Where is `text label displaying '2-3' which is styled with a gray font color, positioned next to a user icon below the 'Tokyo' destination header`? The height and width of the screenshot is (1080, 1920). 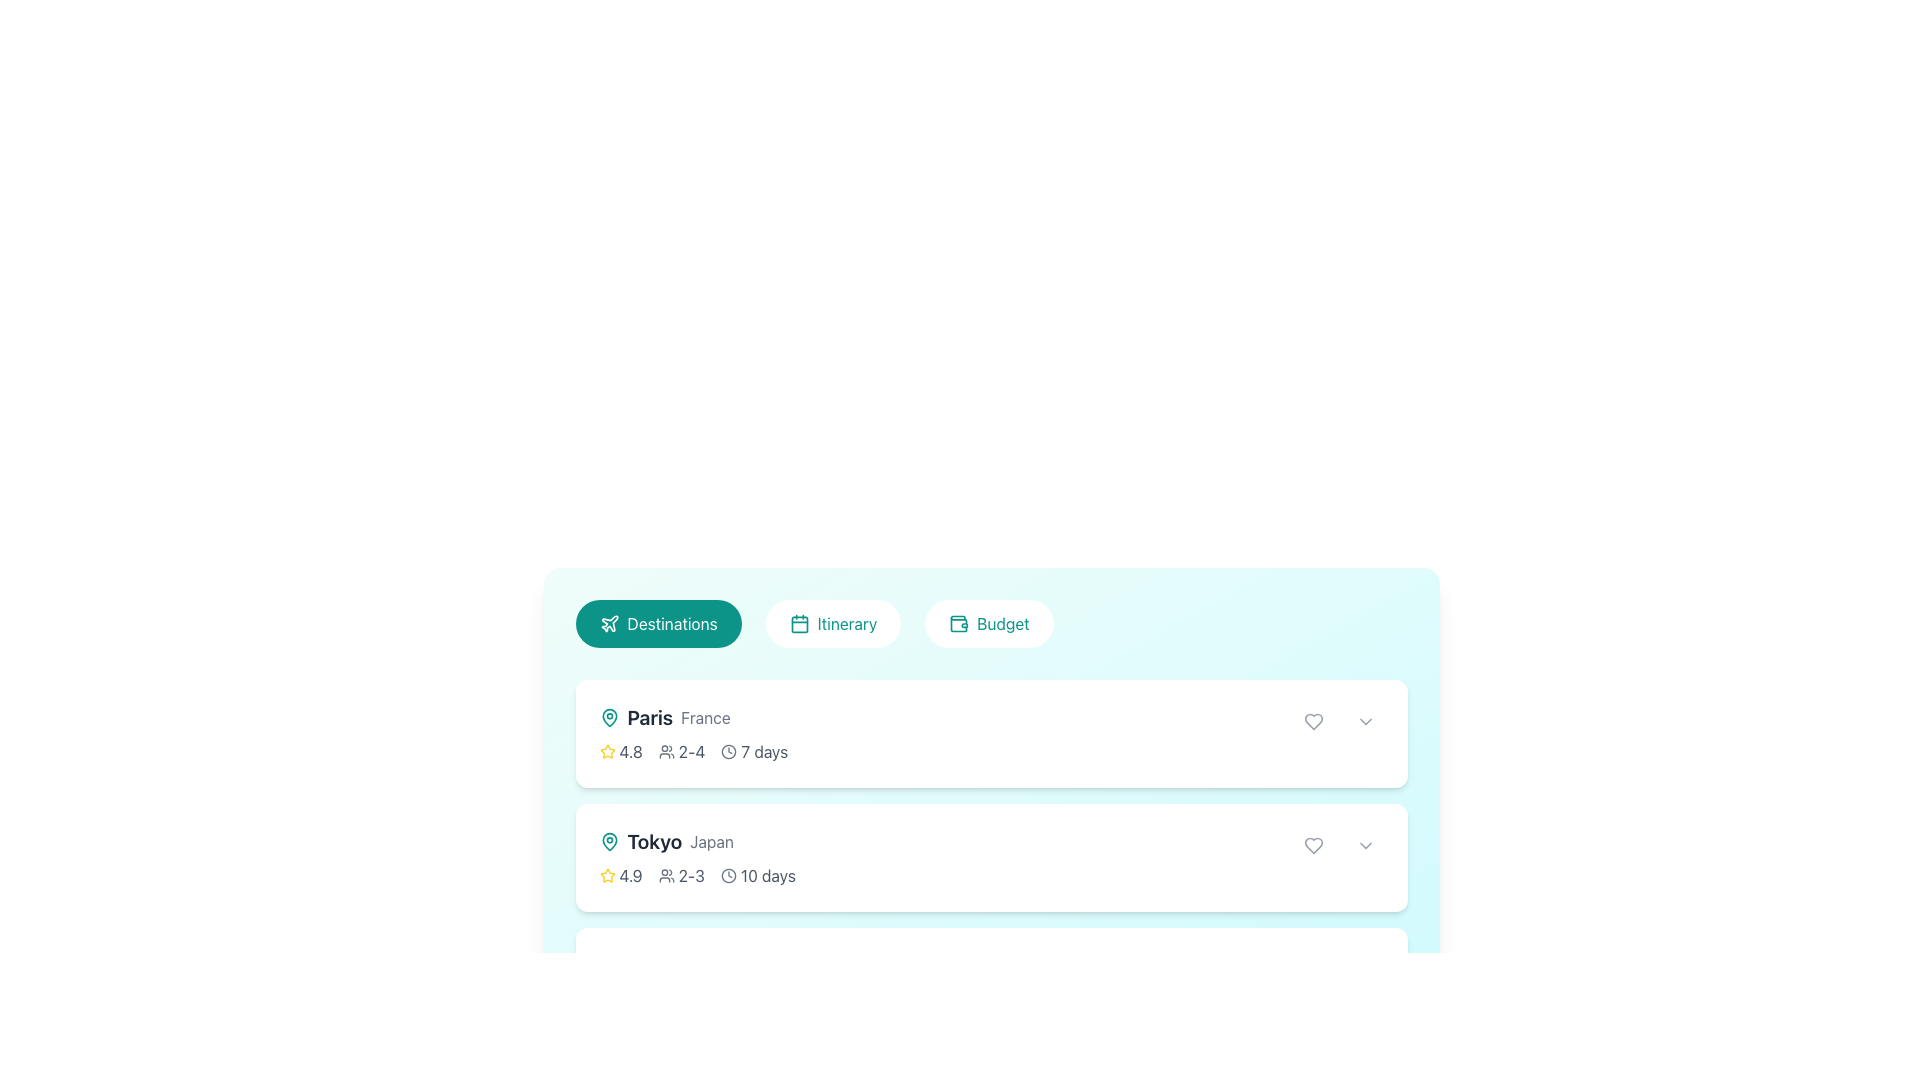 text label displaying '2-3' which is styled with a gray font color, positioned next to a user icon below the 'Tokyo' destination header is located at coordinates (691, 874).